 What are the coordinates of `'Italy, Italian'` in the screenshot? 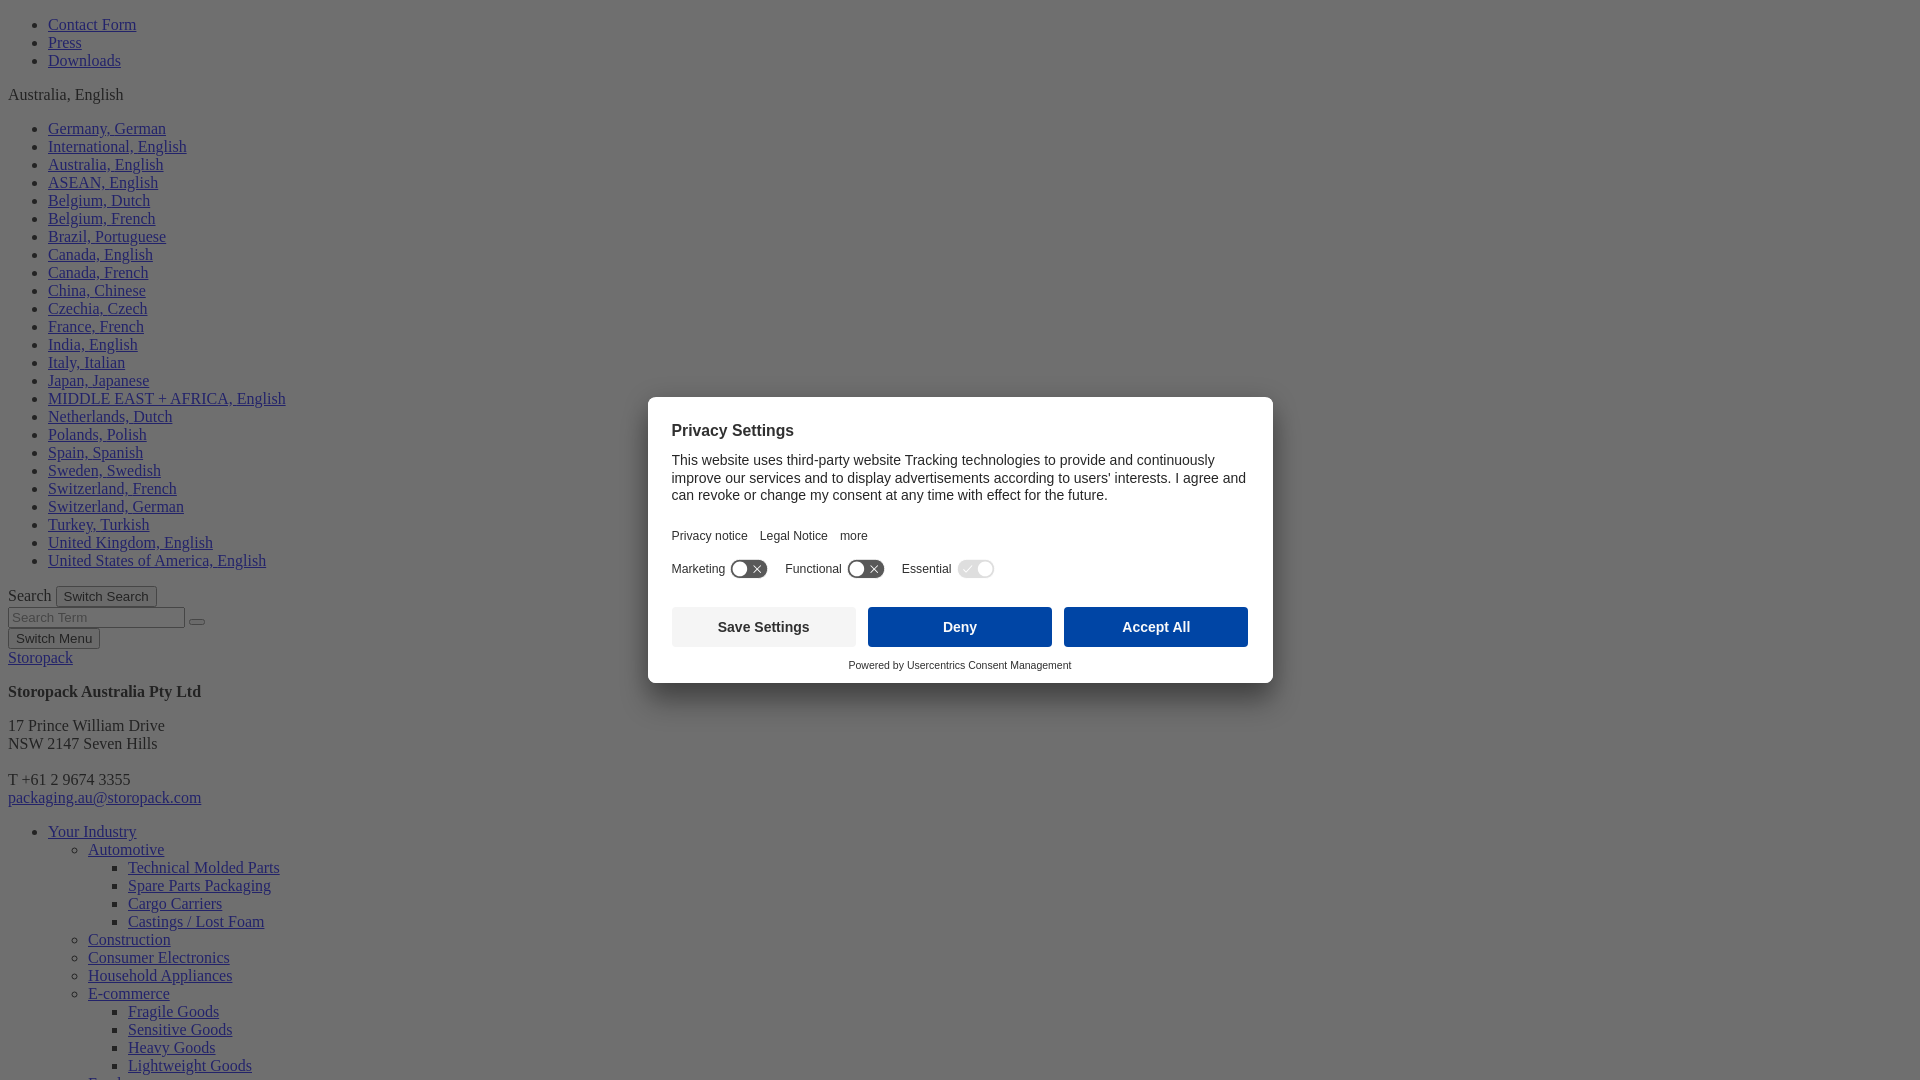 It's located at (85, 362).